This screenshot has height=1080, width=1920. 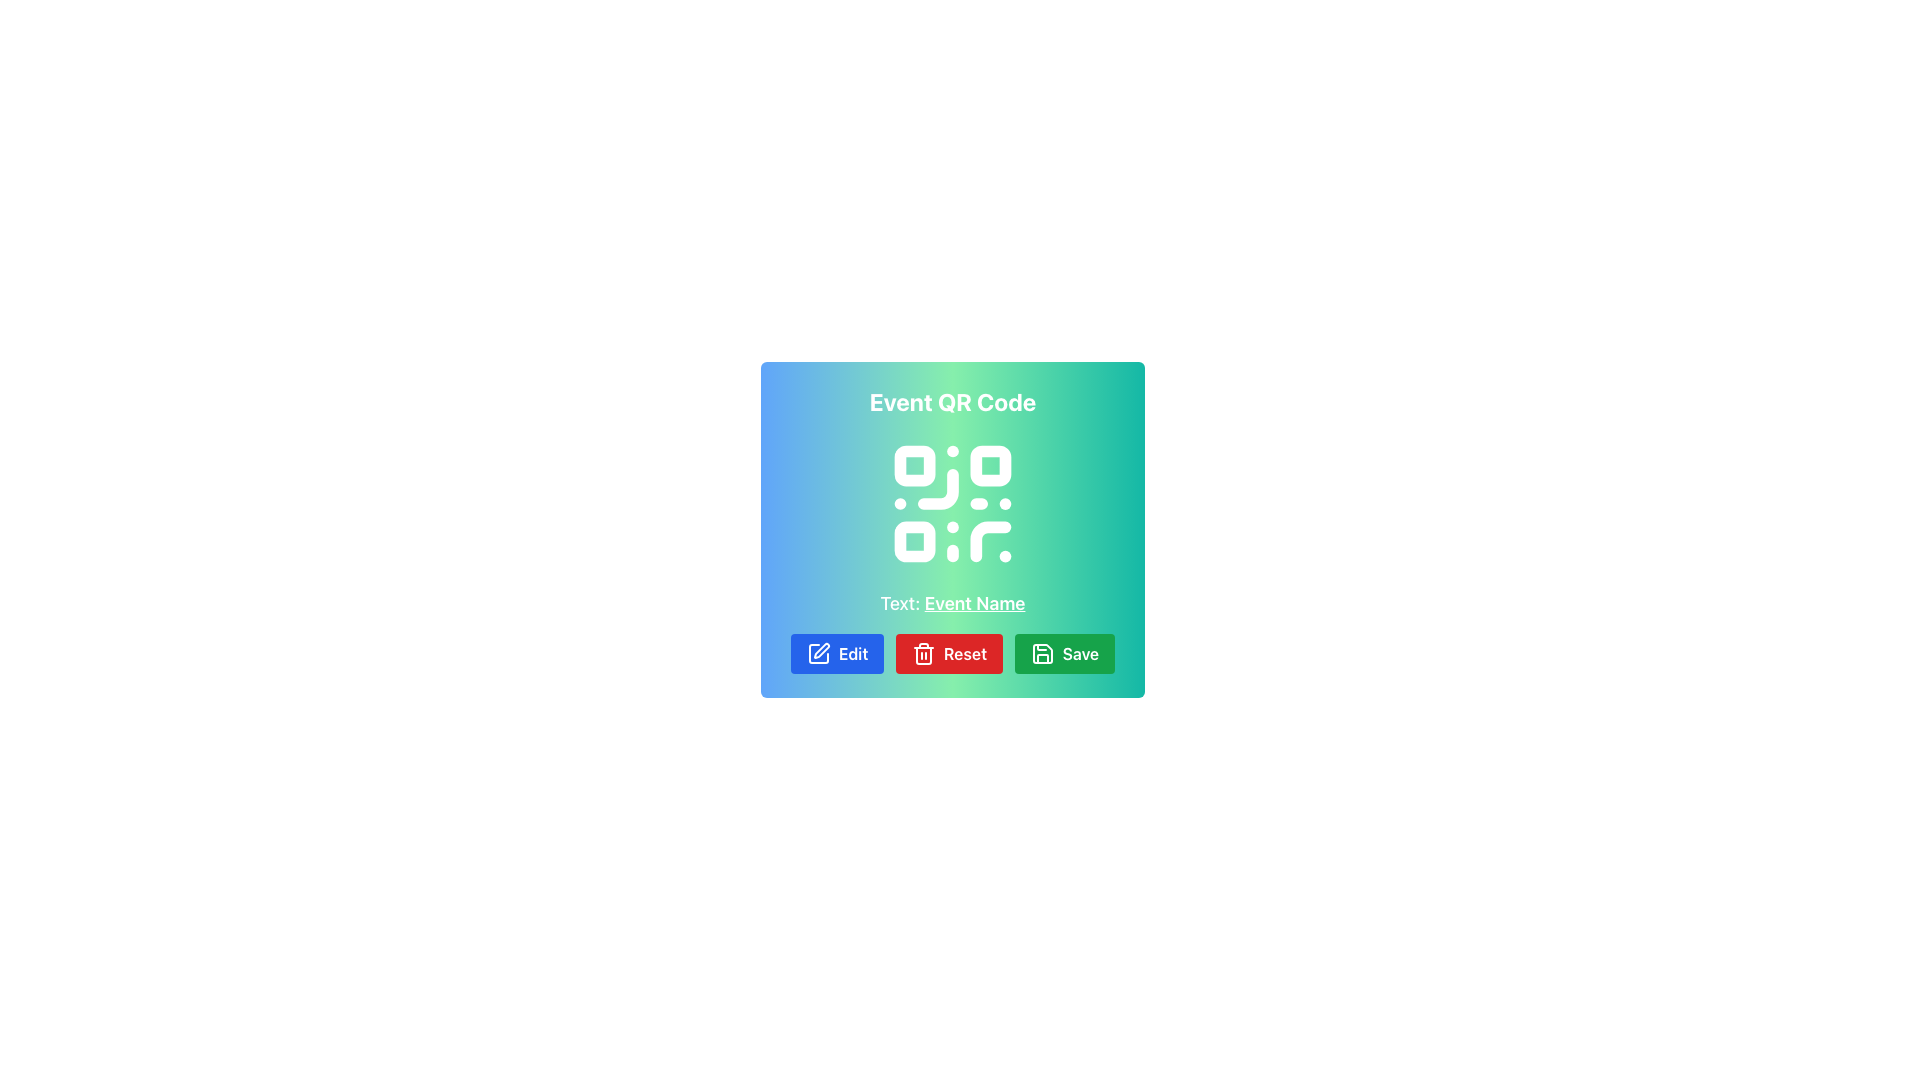 What do you see at coordinates (821, 651) in the screenshot?
I see `the pen icon, which symbolizes editing, located in the left section of the small icon group above the buttons labeled 'Edit', 'Reset', and 'Save'` at bounding box center [821, 651].